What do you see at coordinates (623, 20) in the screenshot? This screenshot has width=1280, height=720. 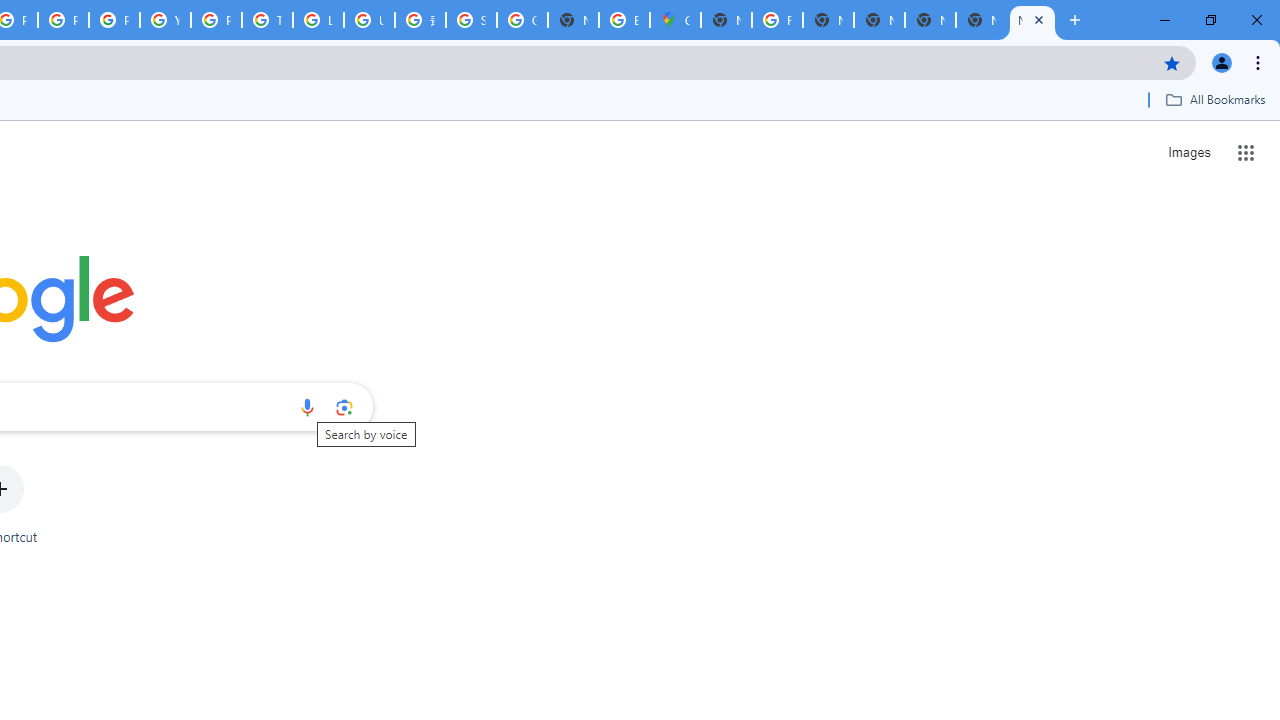 I see `'Explore new street-level details - Google Maps Help'` at bounding box center [623, 20].